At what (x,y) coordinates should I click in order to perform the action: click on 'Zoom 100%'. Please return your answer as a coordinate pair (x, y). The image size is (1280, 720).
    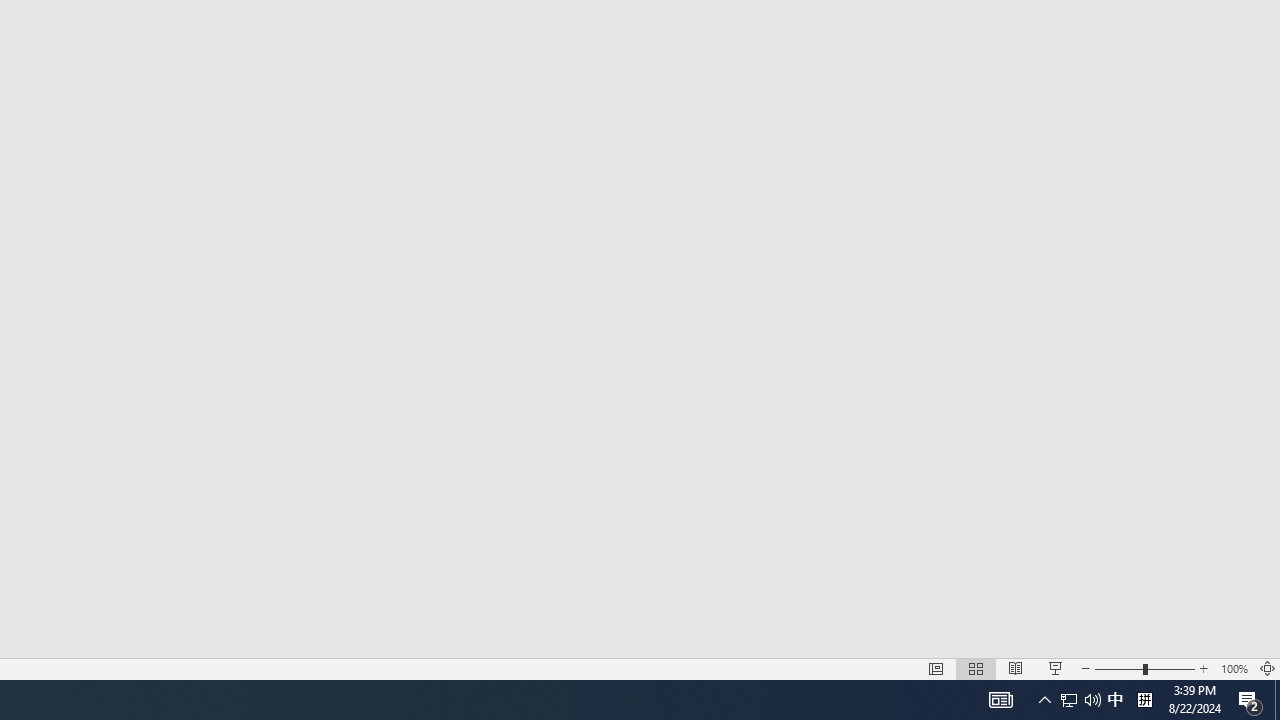
    Looking at the image, I should click on (1233, 669).